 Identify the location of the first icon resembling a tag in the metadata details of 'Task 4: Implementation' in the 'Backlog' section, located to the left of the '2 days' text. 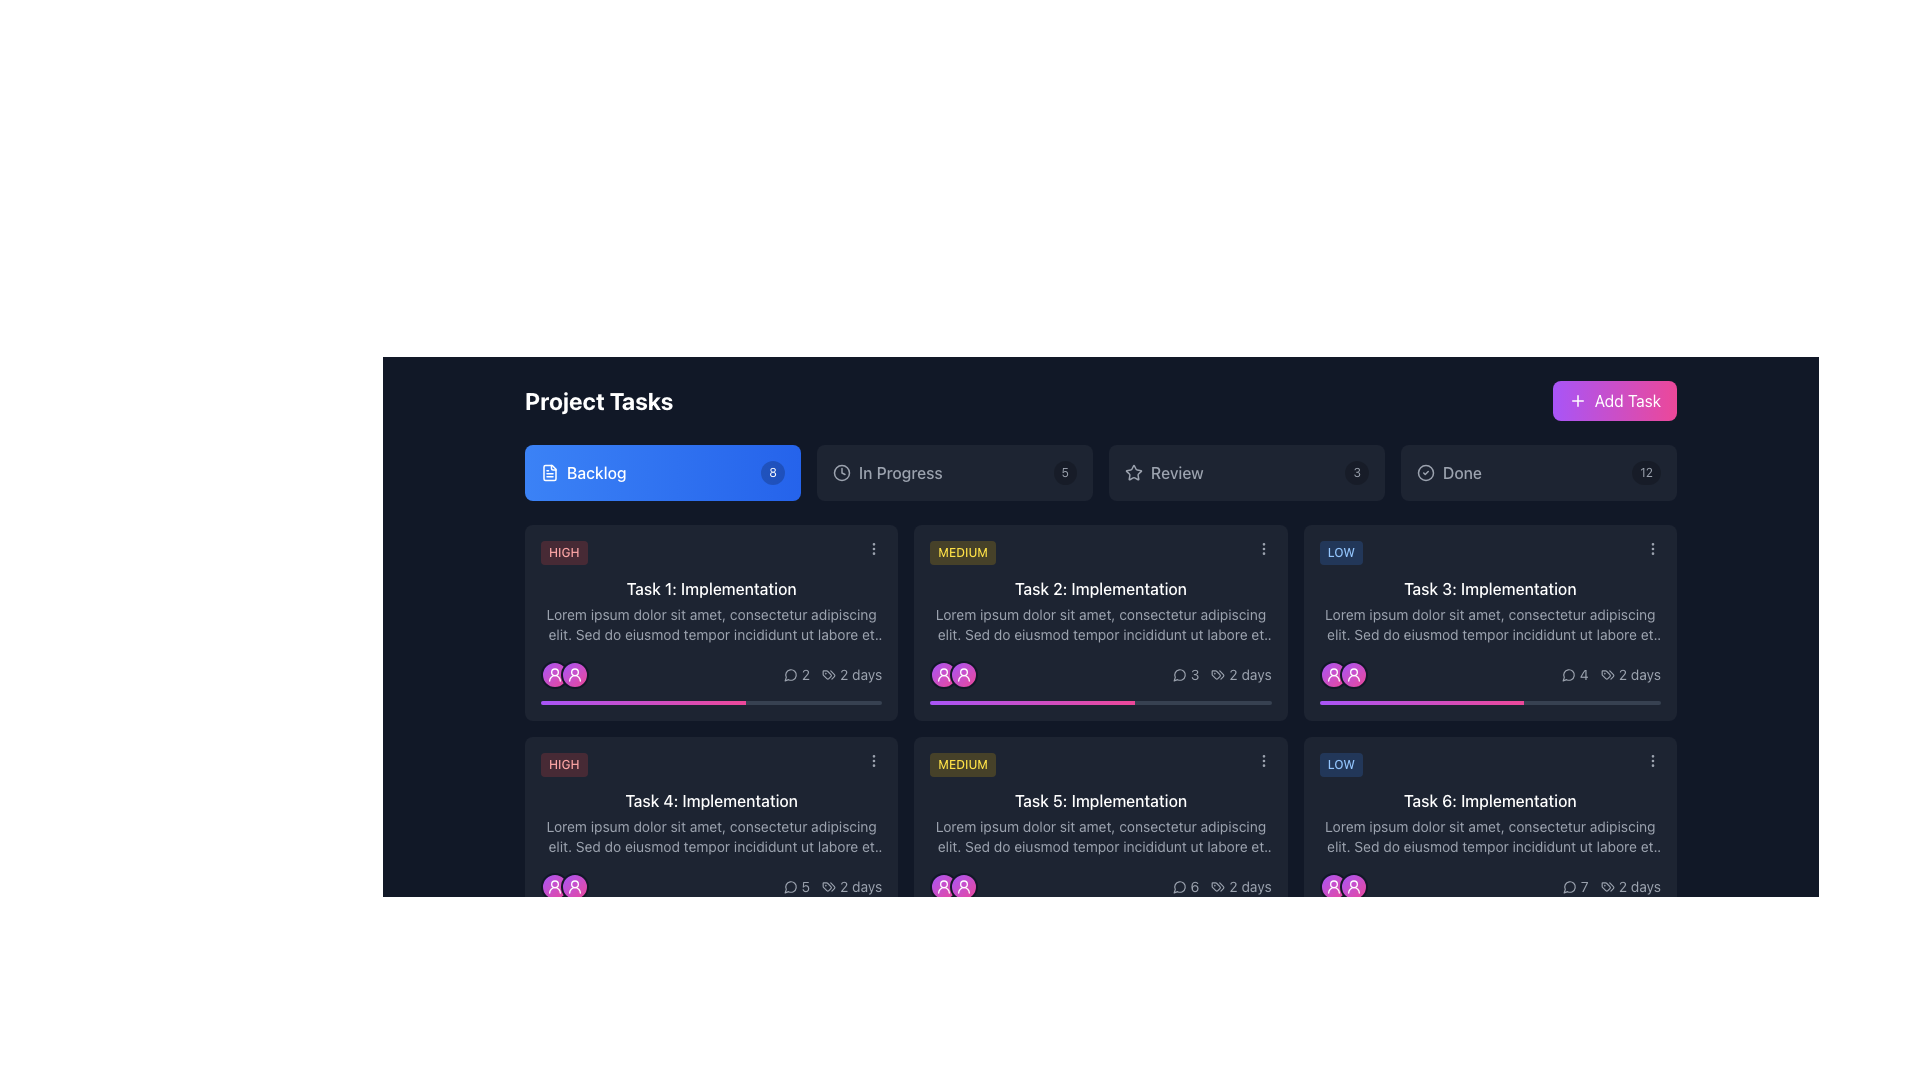
(829, 886).